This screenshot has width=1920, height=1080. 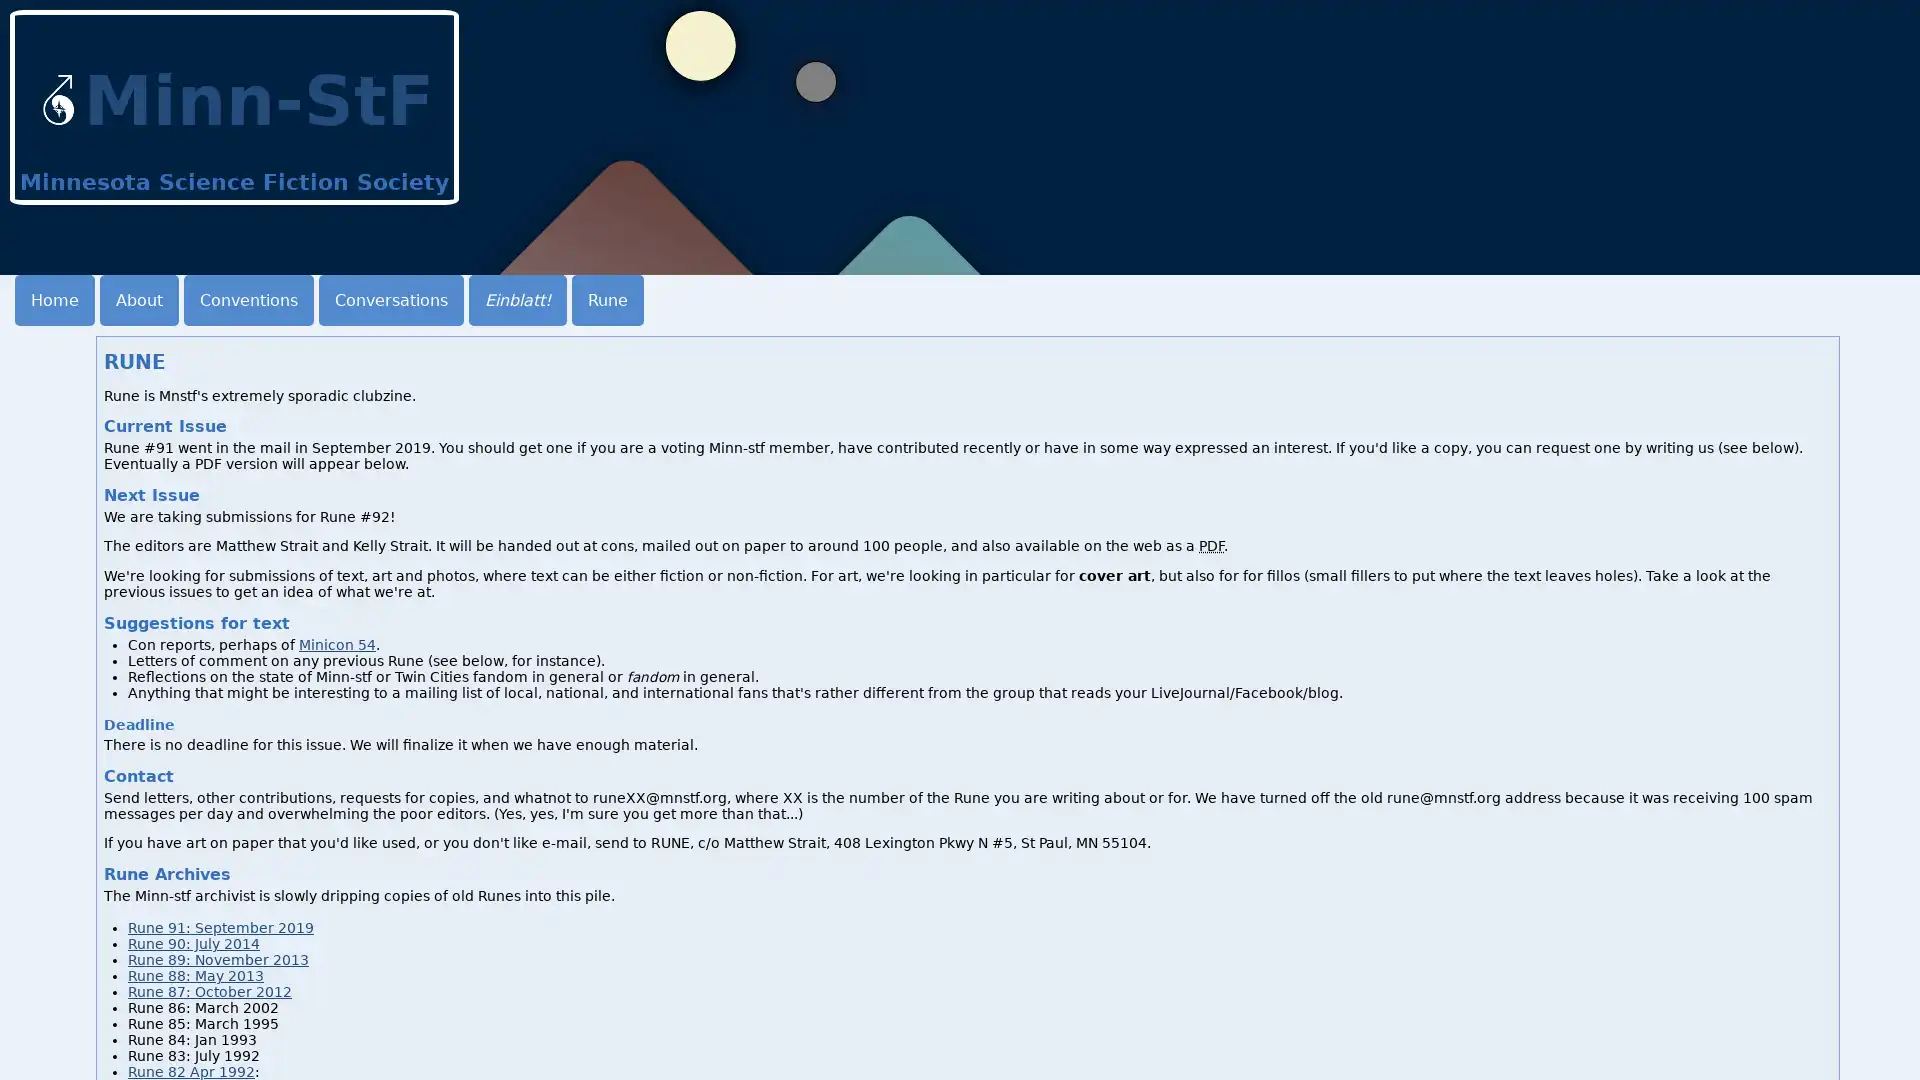 I want to click on Conventions, so click(x=248, y=300).